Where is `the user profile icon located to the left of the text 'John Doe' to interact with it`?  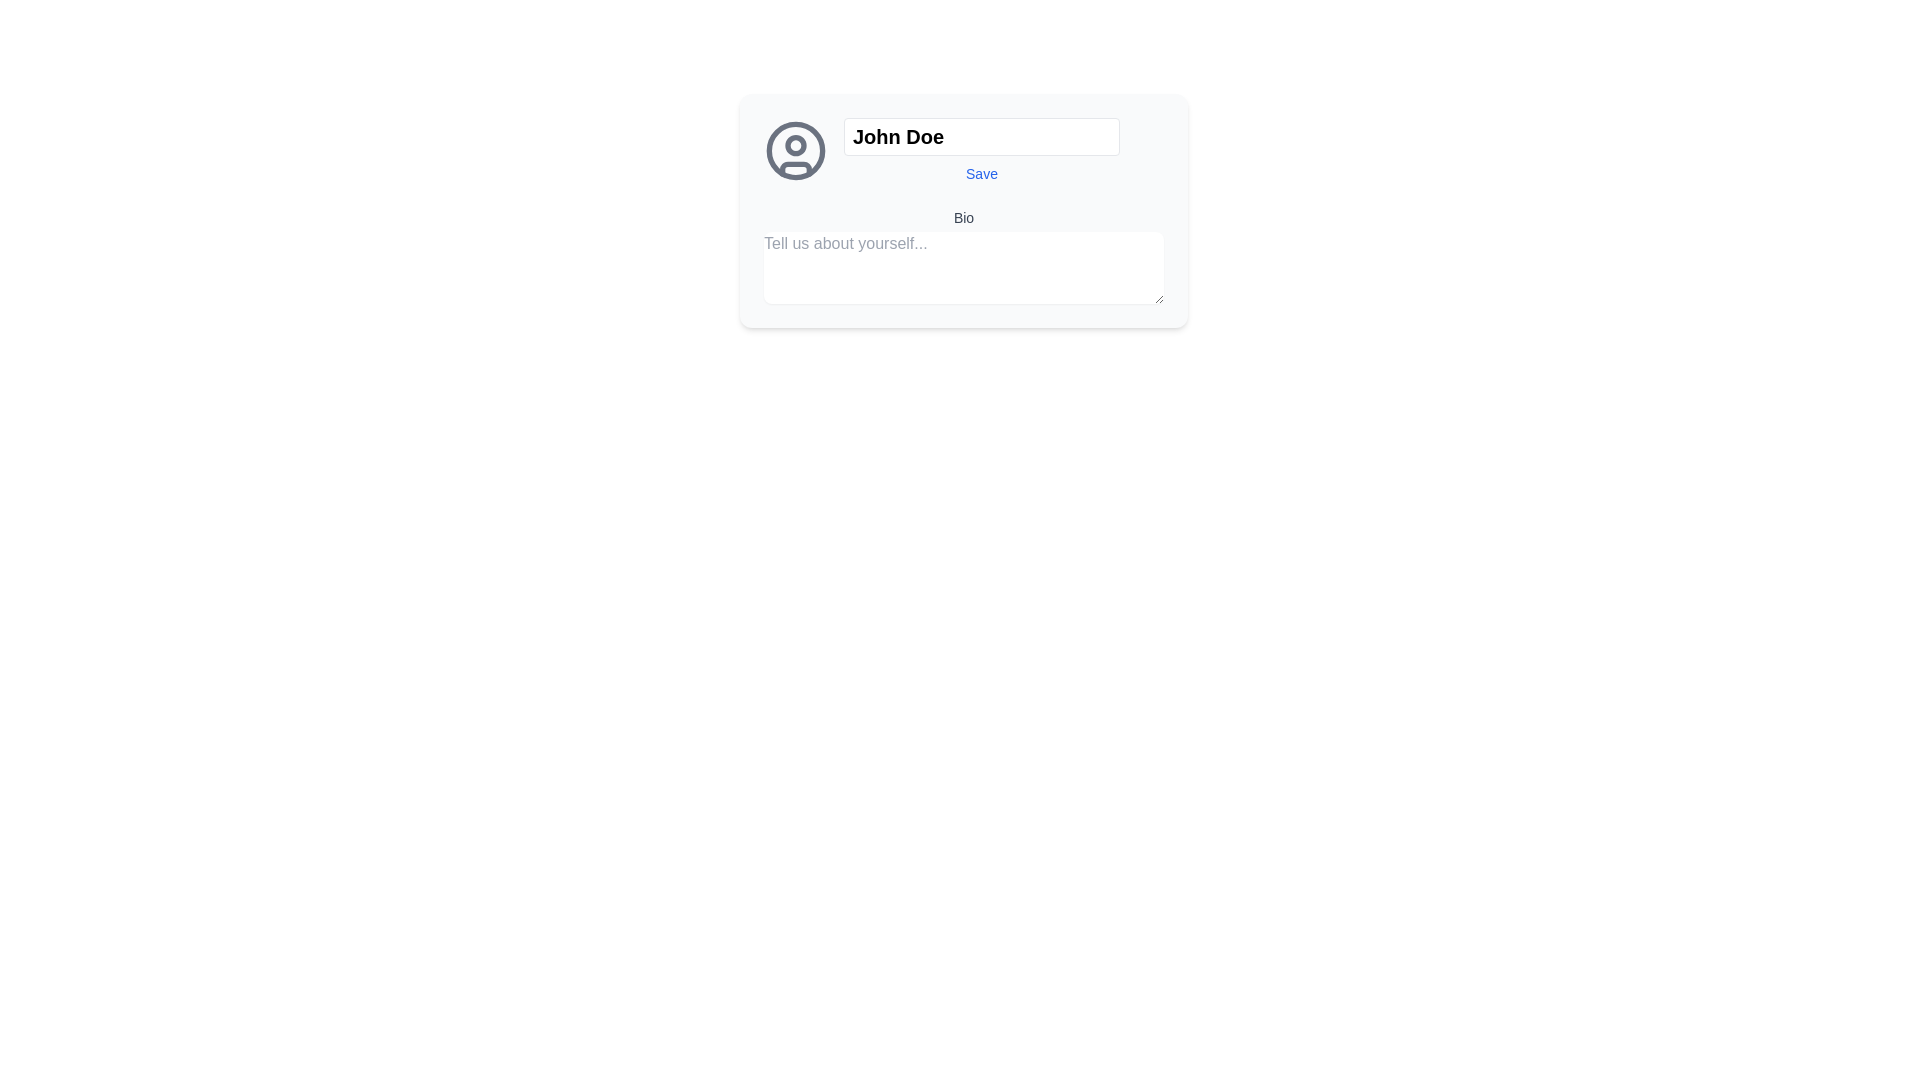
the user profile icon located to the left of the text 'John Doe' to interact with it is located at coordinates (795, 149).